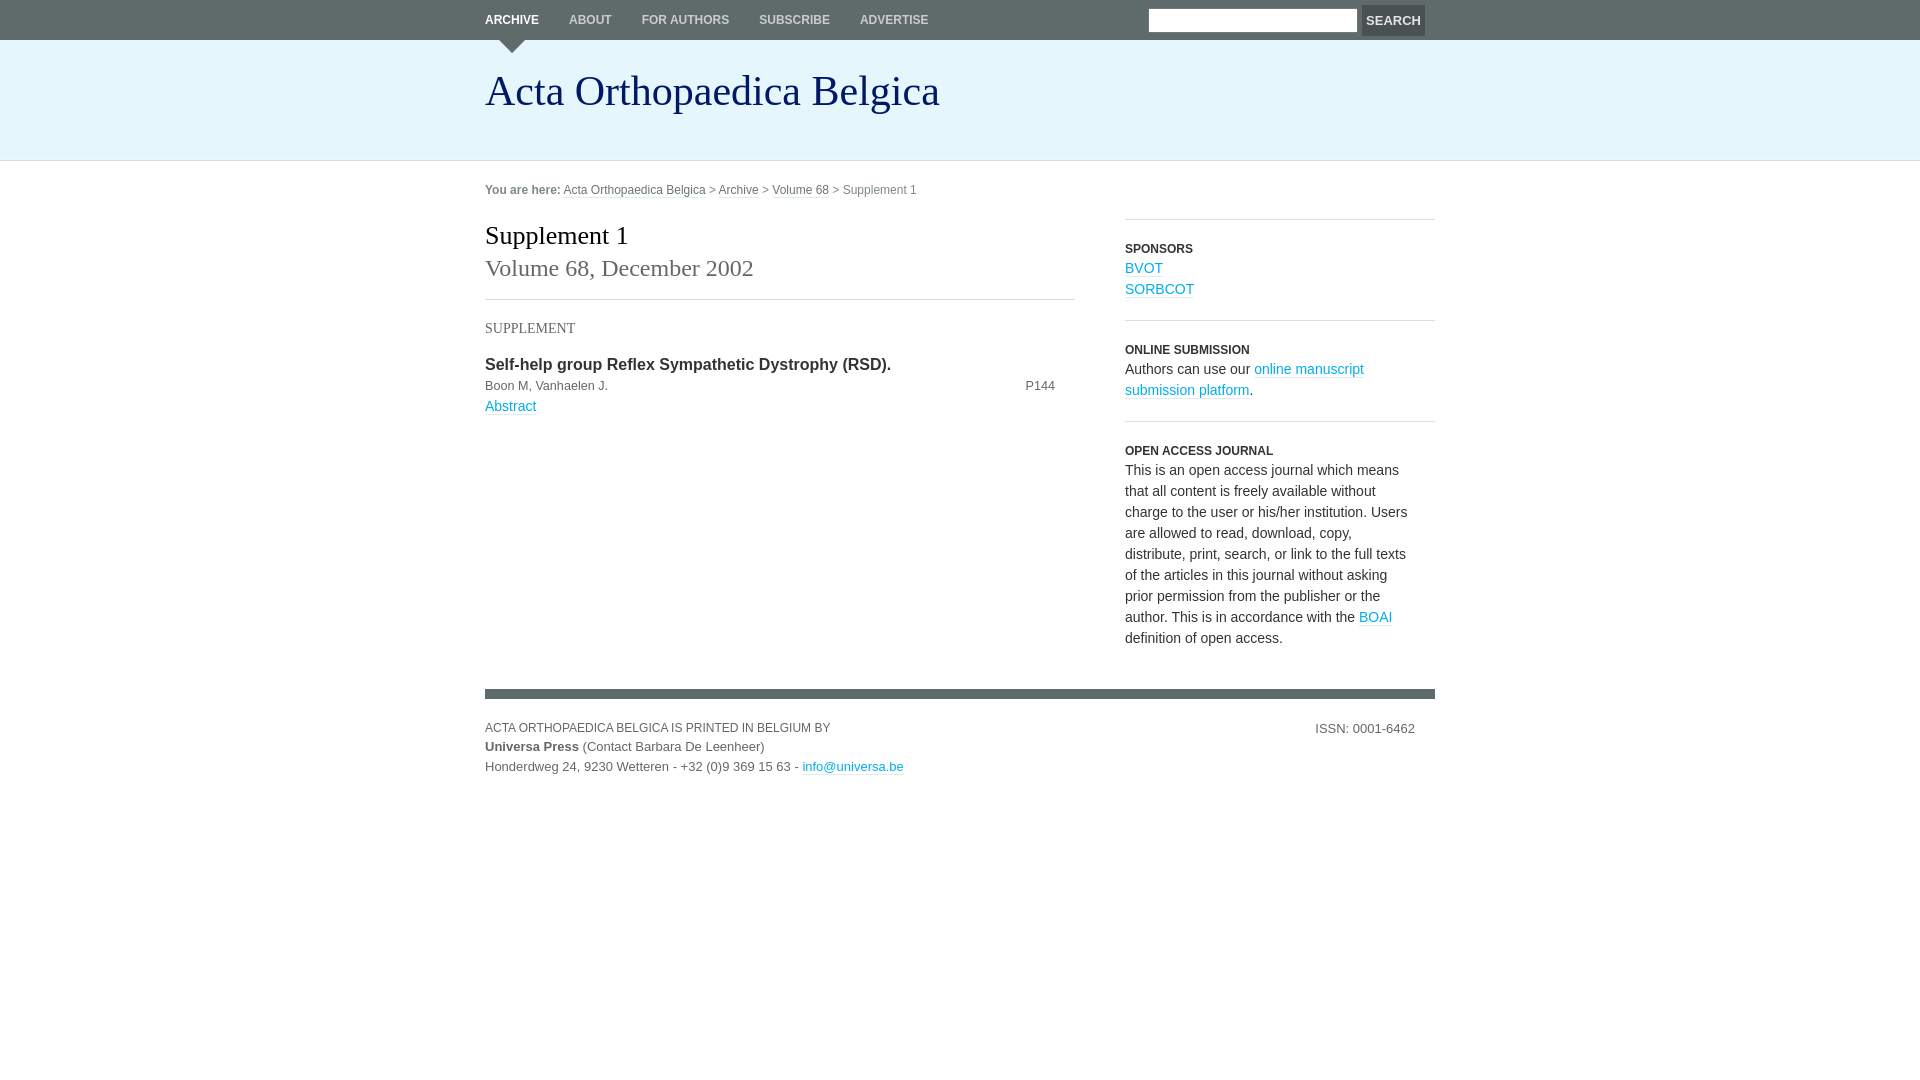  I want to click on 'BOAI', so click(1358, 616).